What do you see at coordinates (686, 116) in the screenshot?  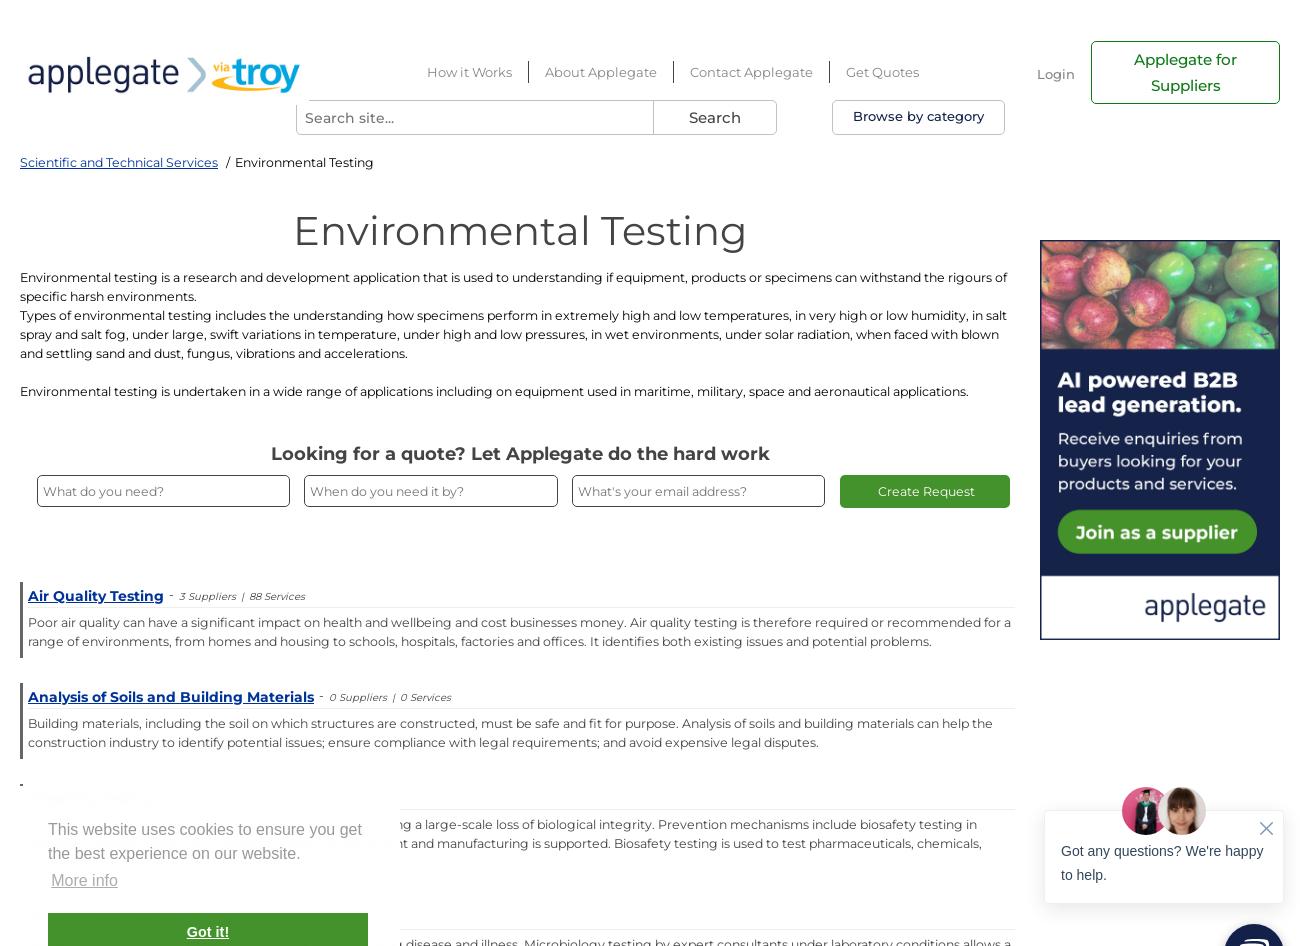 I see `'Search'` at bounding box center [686, 116].